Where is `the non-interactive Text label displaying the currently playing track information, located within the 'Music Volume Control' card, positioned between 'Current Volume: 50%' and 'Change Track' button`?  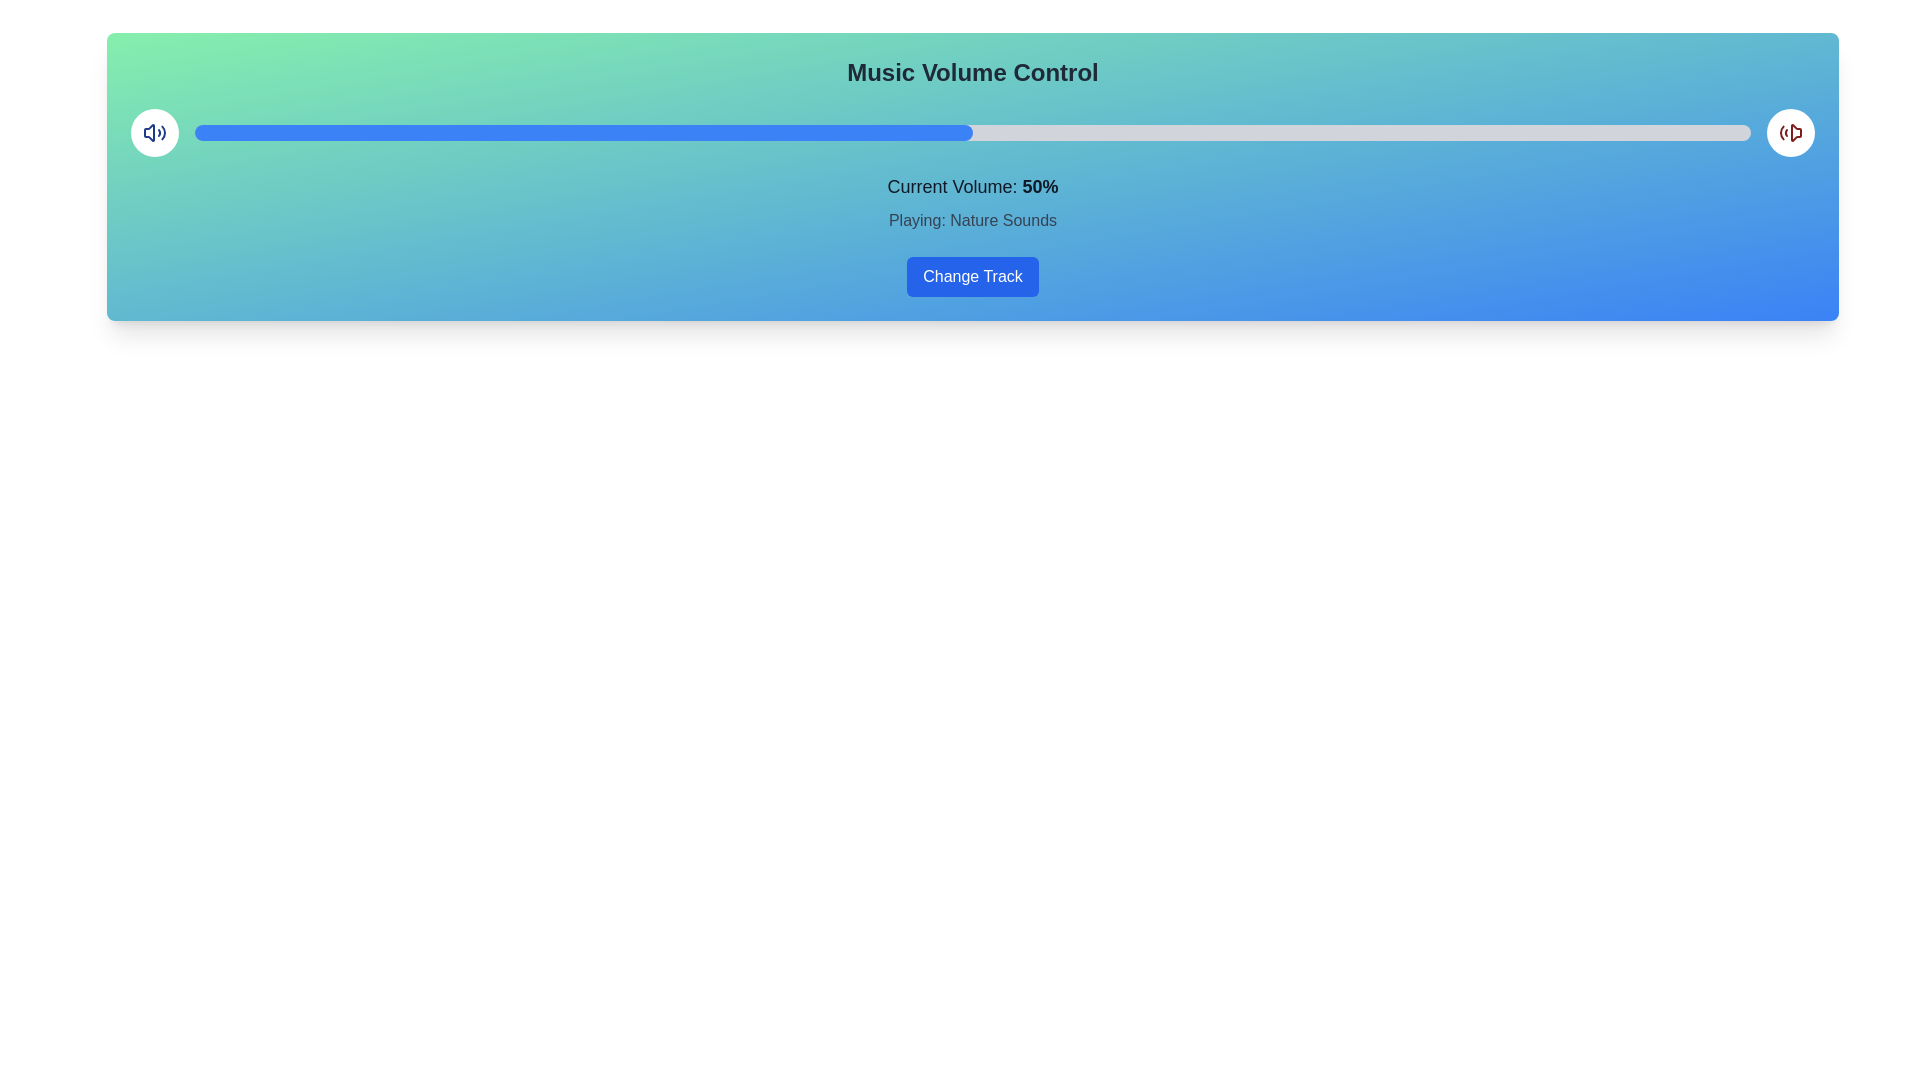 the non-interactive Text label displaying the currently playing track information, located within the 'Music Volume Control' card, positioned between 'Current Volume: 50%' and 'Change Track' button is located at coordinates (973, 220).